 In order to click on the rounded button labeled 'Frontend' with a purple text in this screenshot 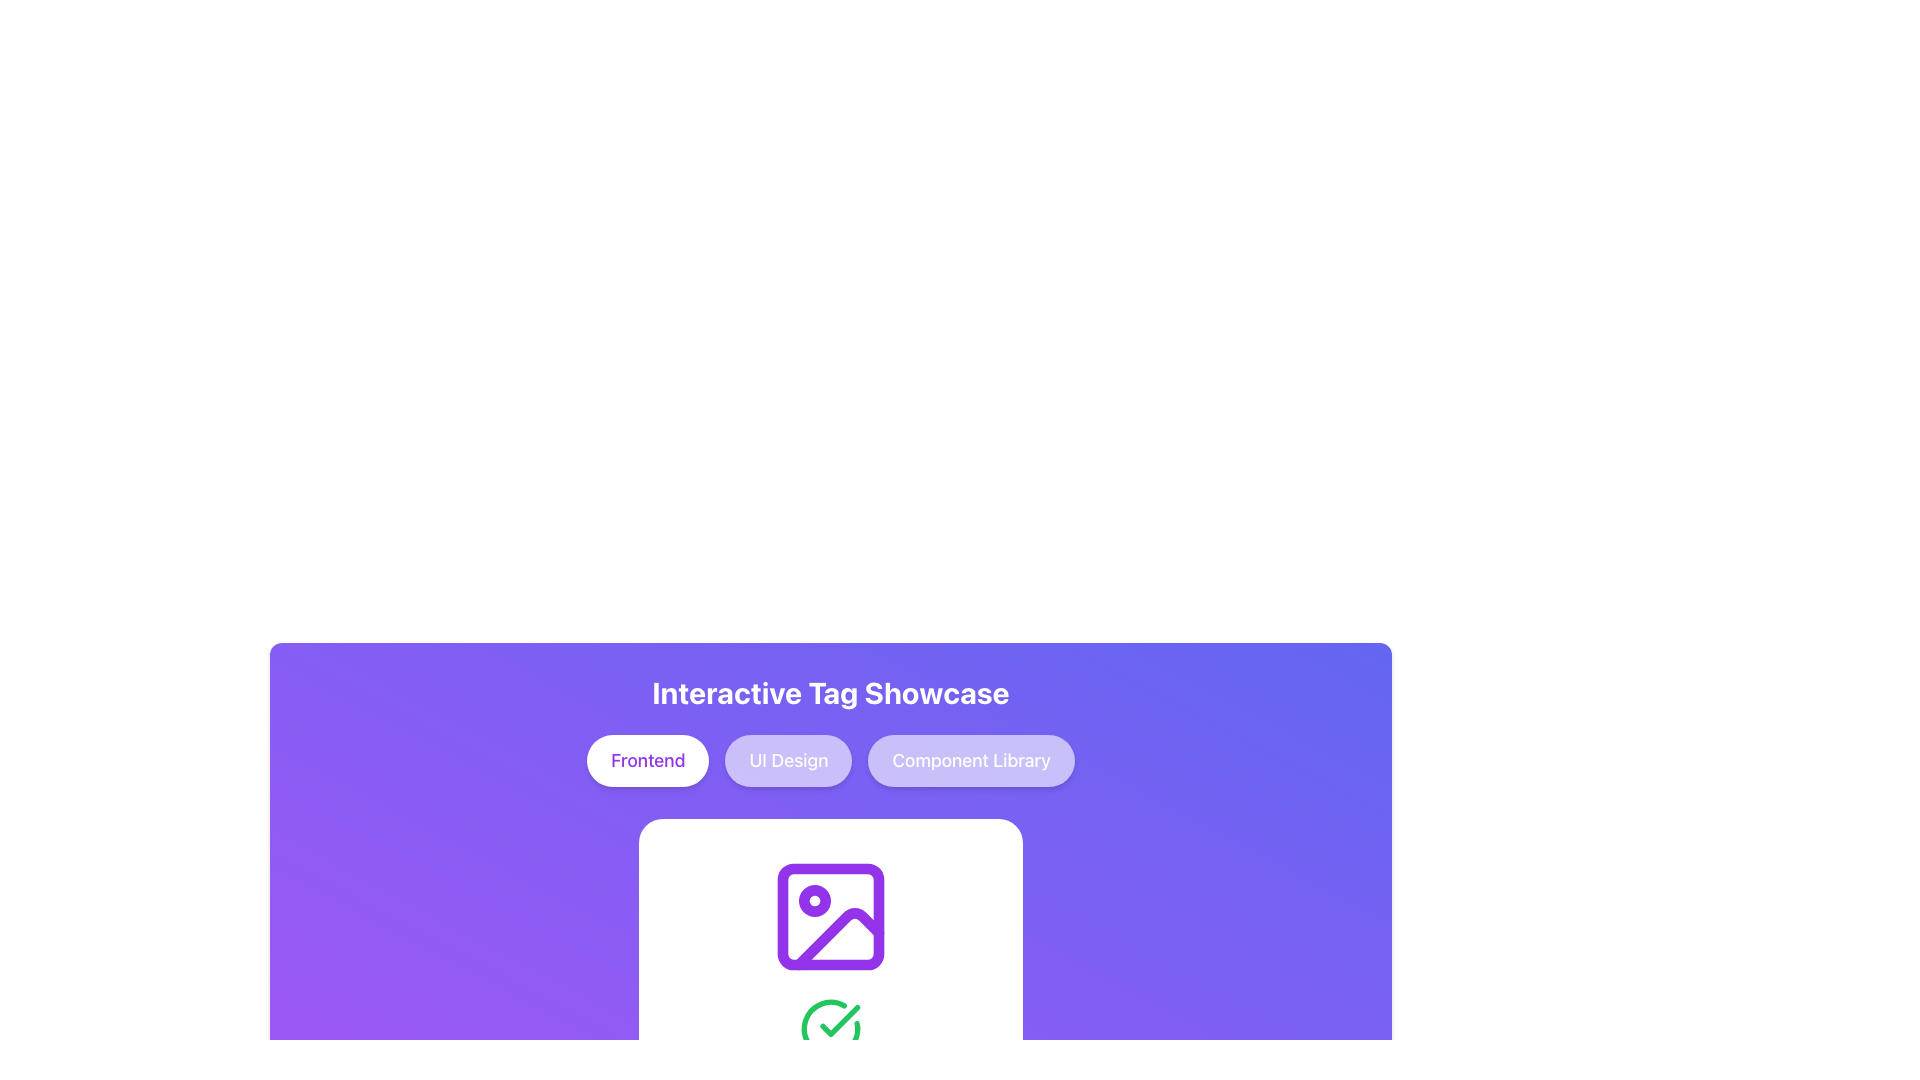, I will do `click(648, 760)`.